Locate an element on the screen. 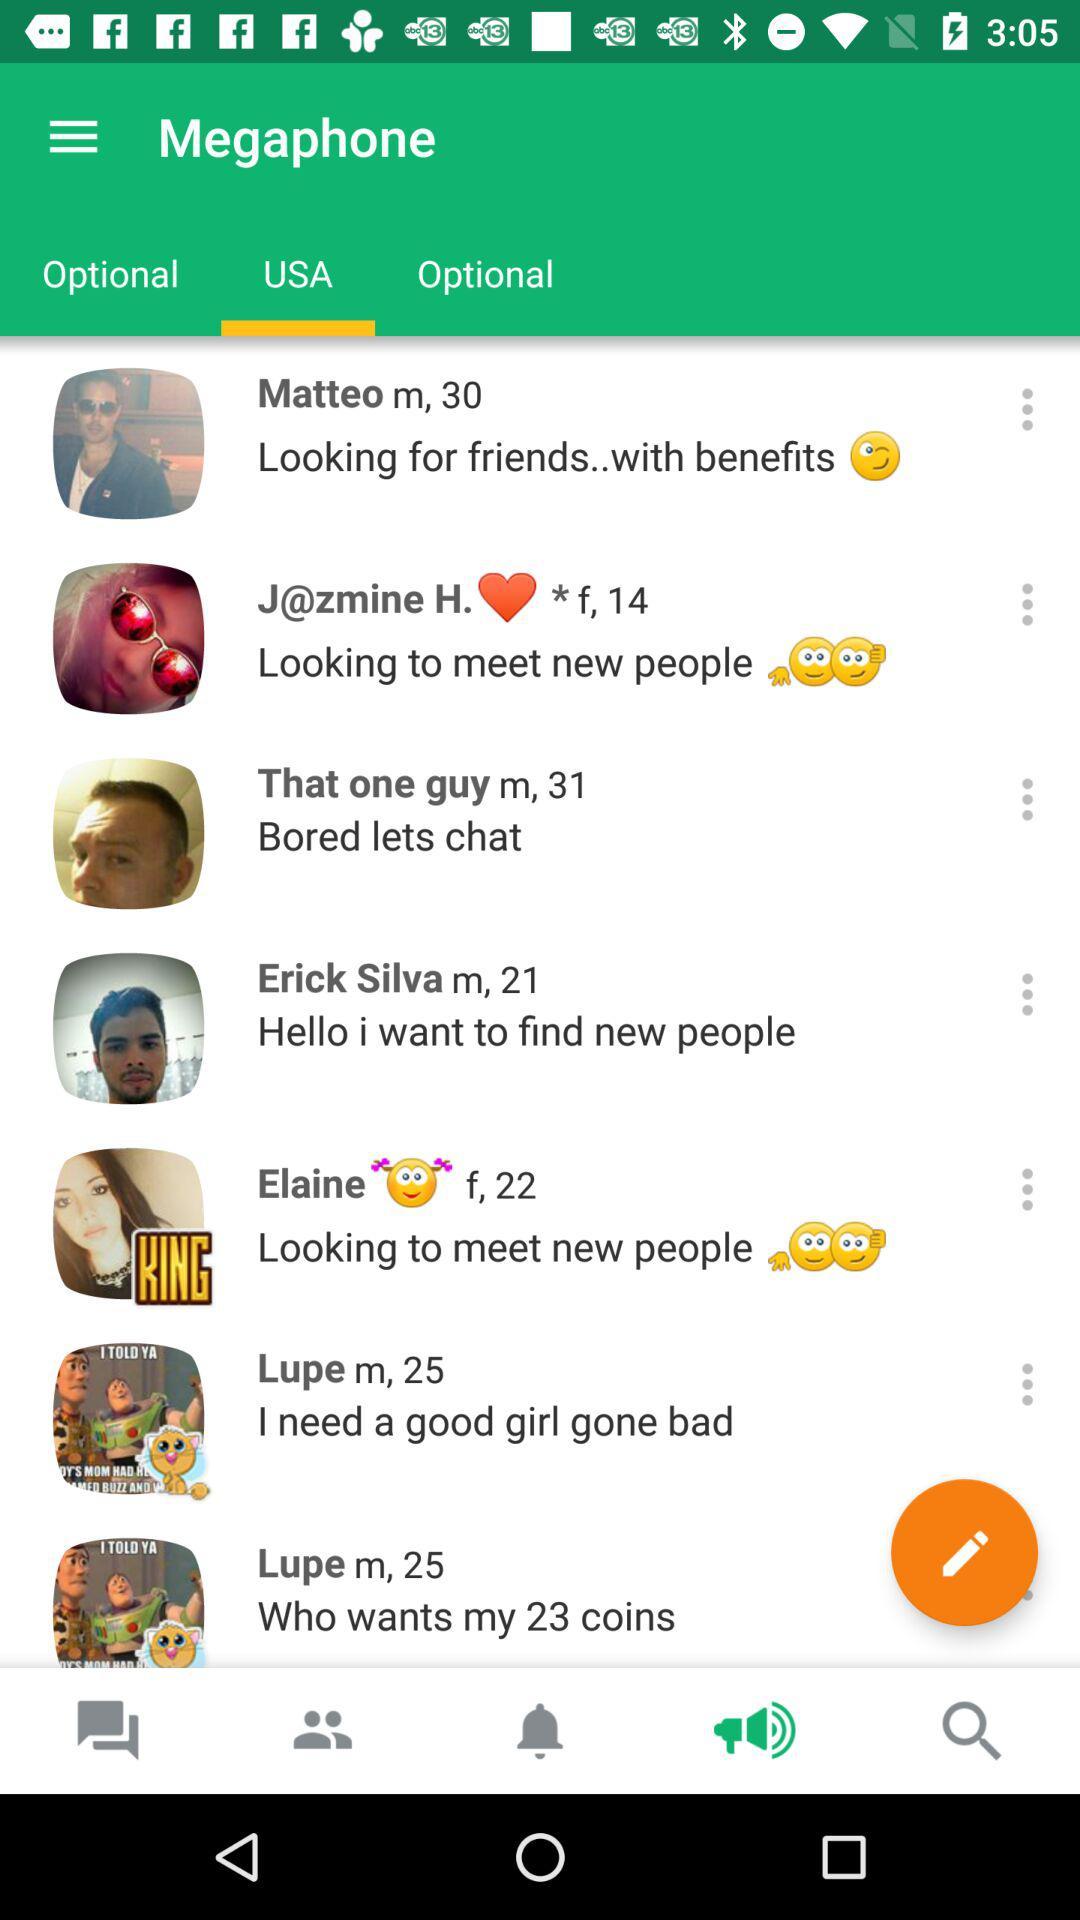 The width and height of the screenshot is (1080, 1920). marker is located at coordinates (963, 1551).